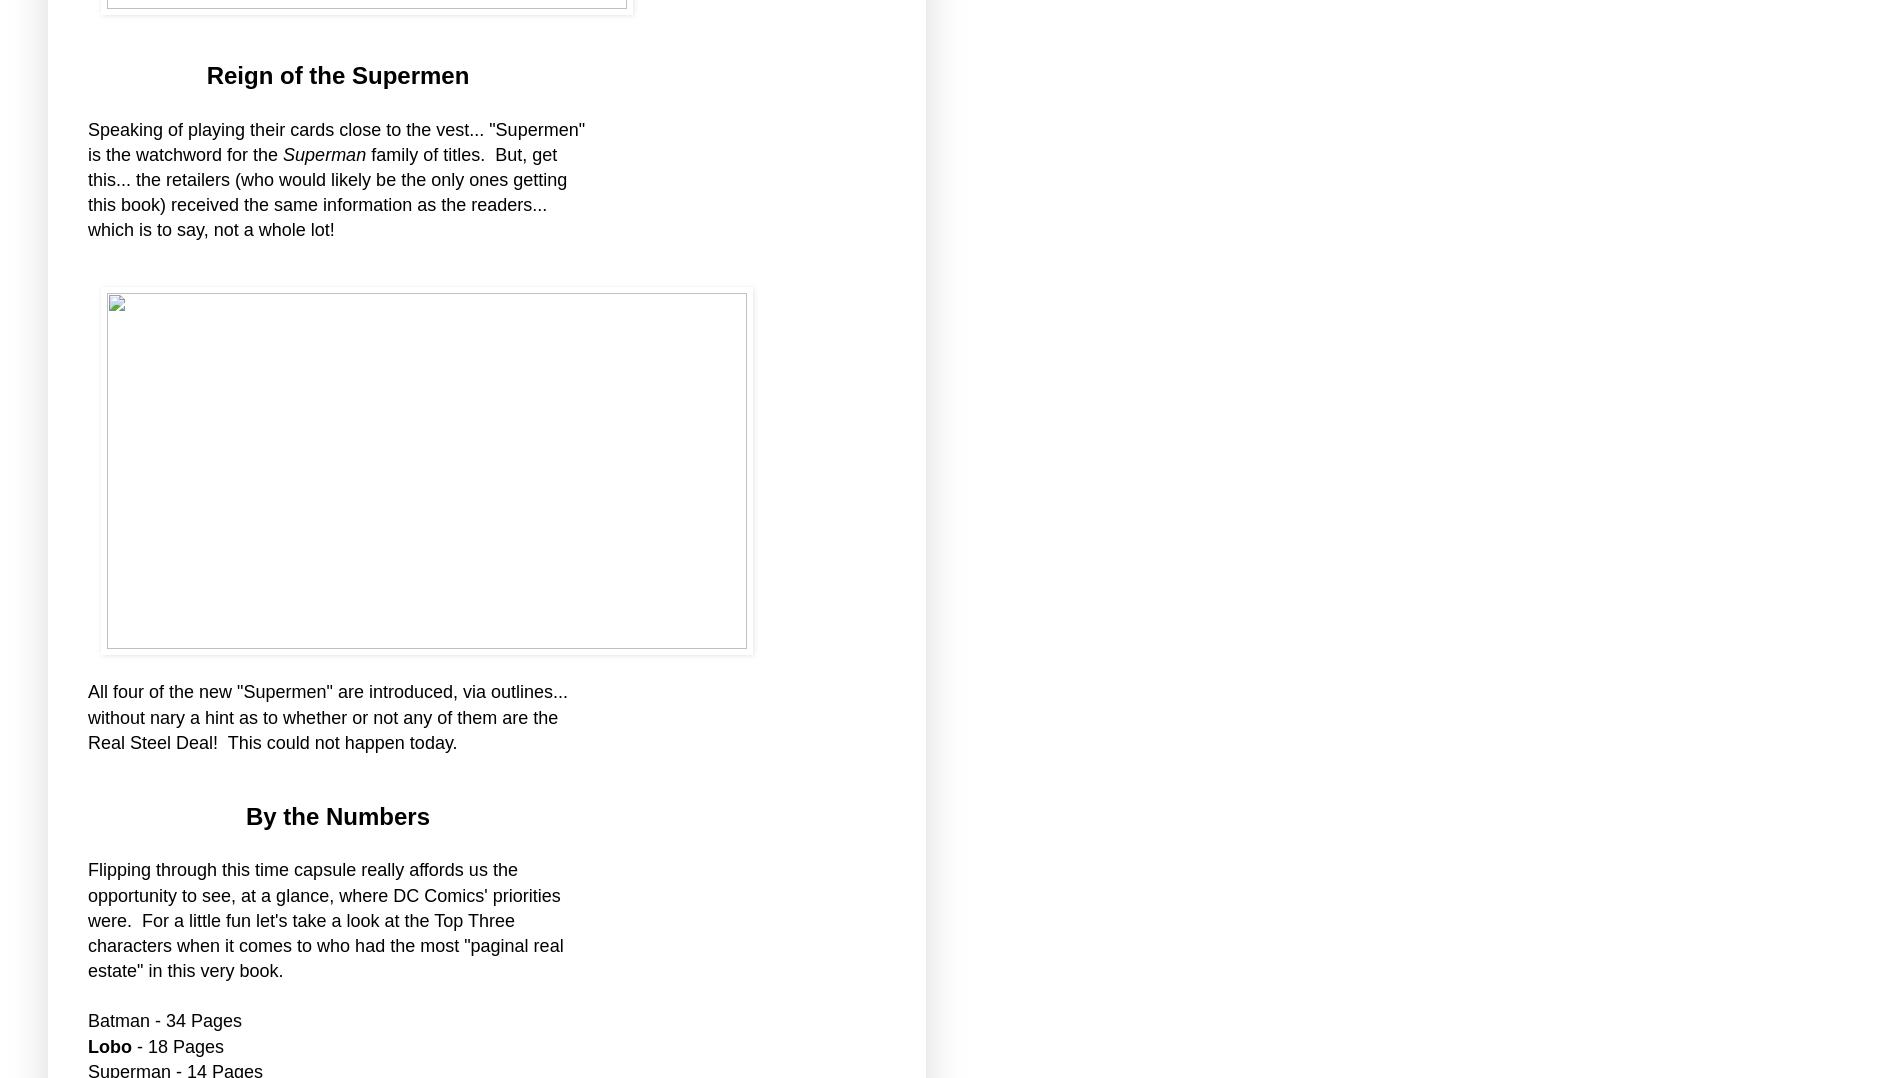  What do you see at coordinates (111, 1045) in the screenshot?
I see `'Lobo'` at bounding box center [111, 1045].